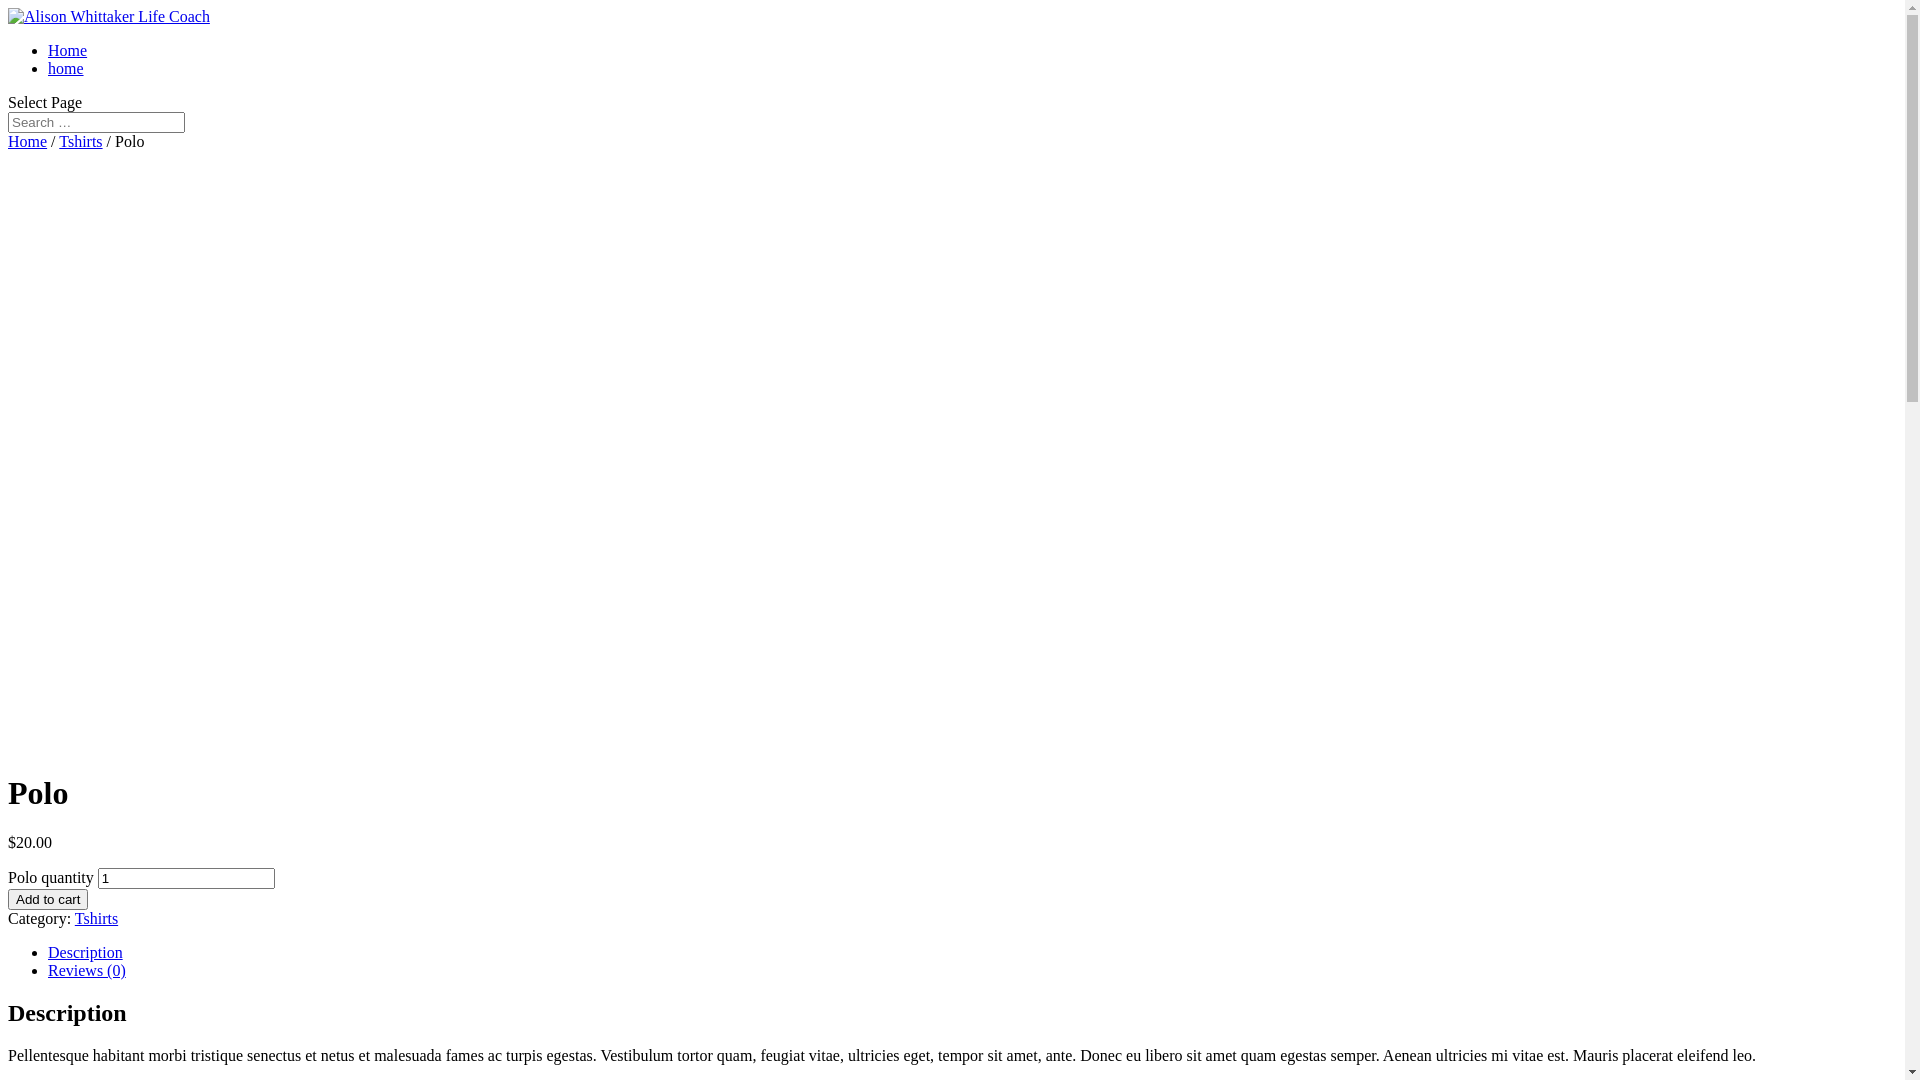  Describe the element at coordinates (95, 918) in the screenshot. I see `'Tshirts'` at that location.